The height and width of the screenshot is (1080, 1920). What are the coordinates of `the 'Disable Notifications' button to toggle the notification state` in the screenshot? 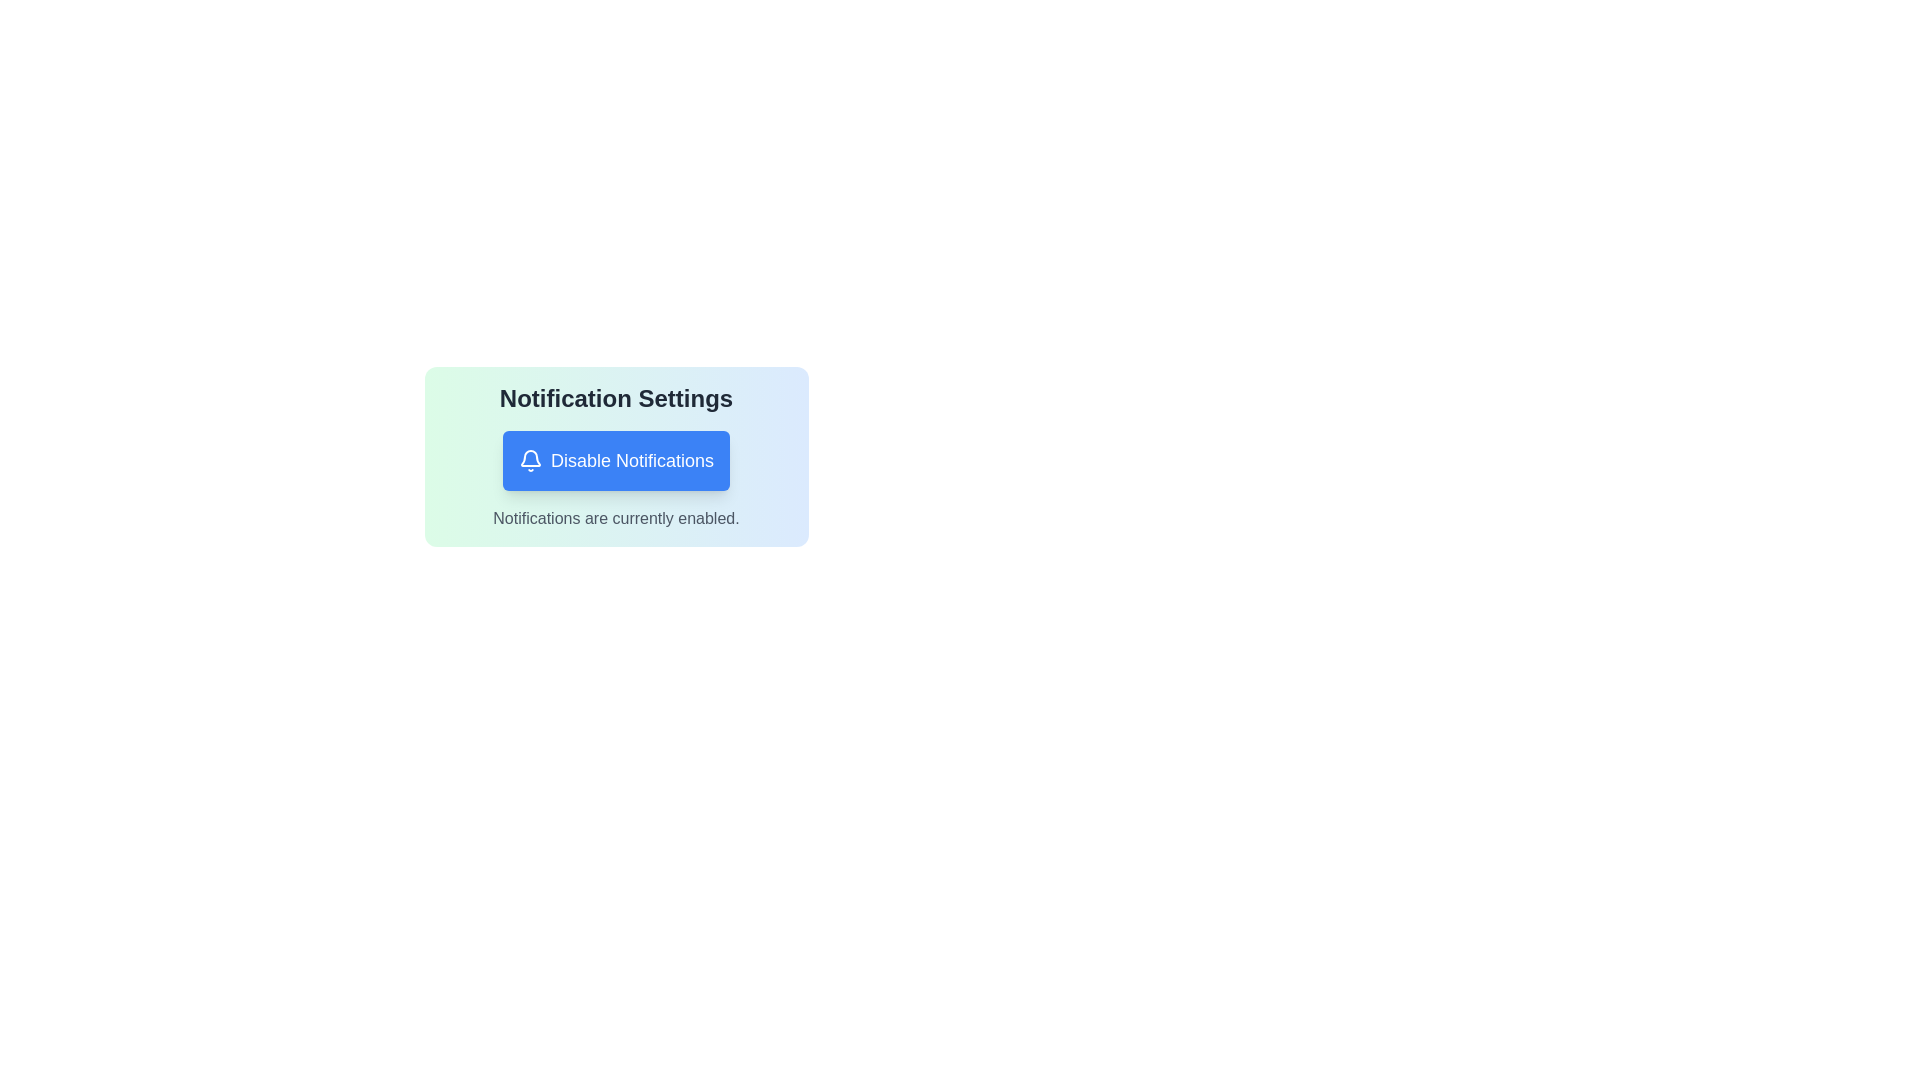 It's located at (614, 461).